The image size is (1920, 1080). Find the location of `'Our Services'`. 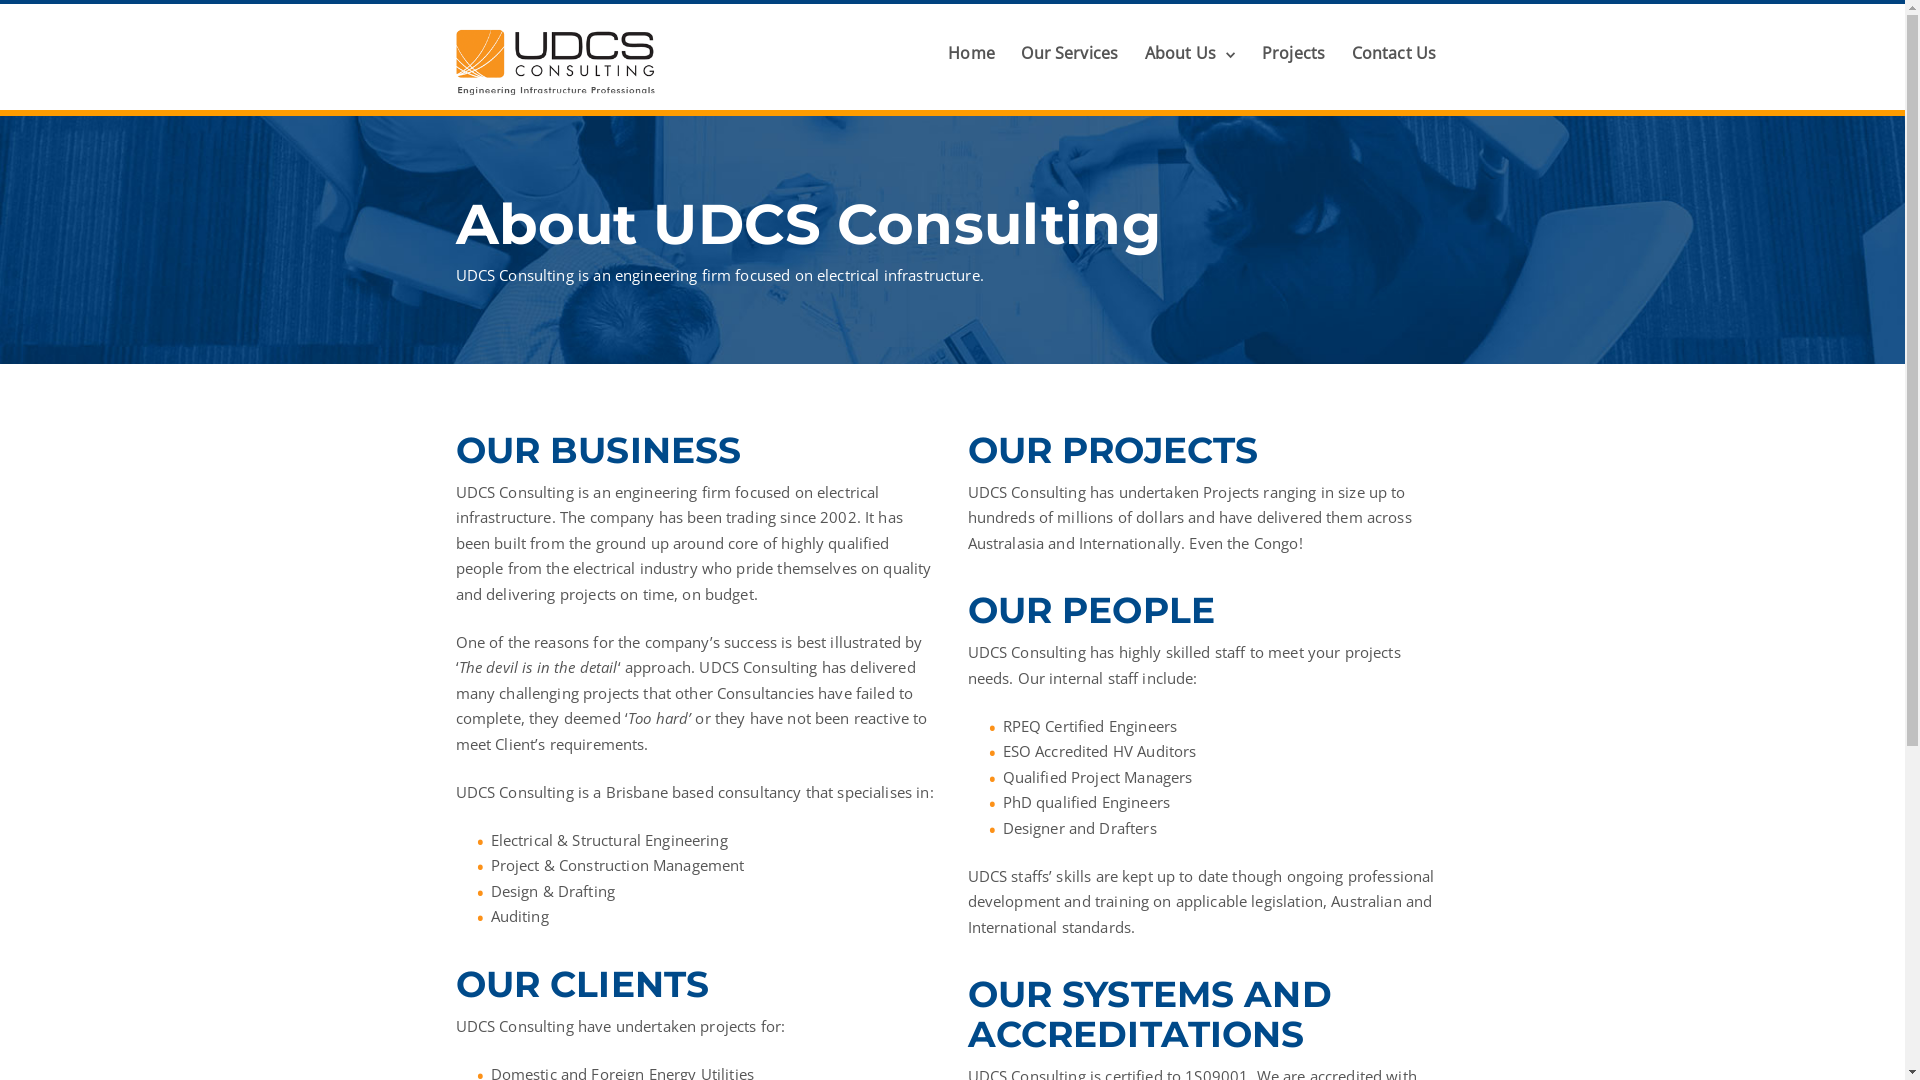

'Our Services' is located at coordinates (1068, 52).